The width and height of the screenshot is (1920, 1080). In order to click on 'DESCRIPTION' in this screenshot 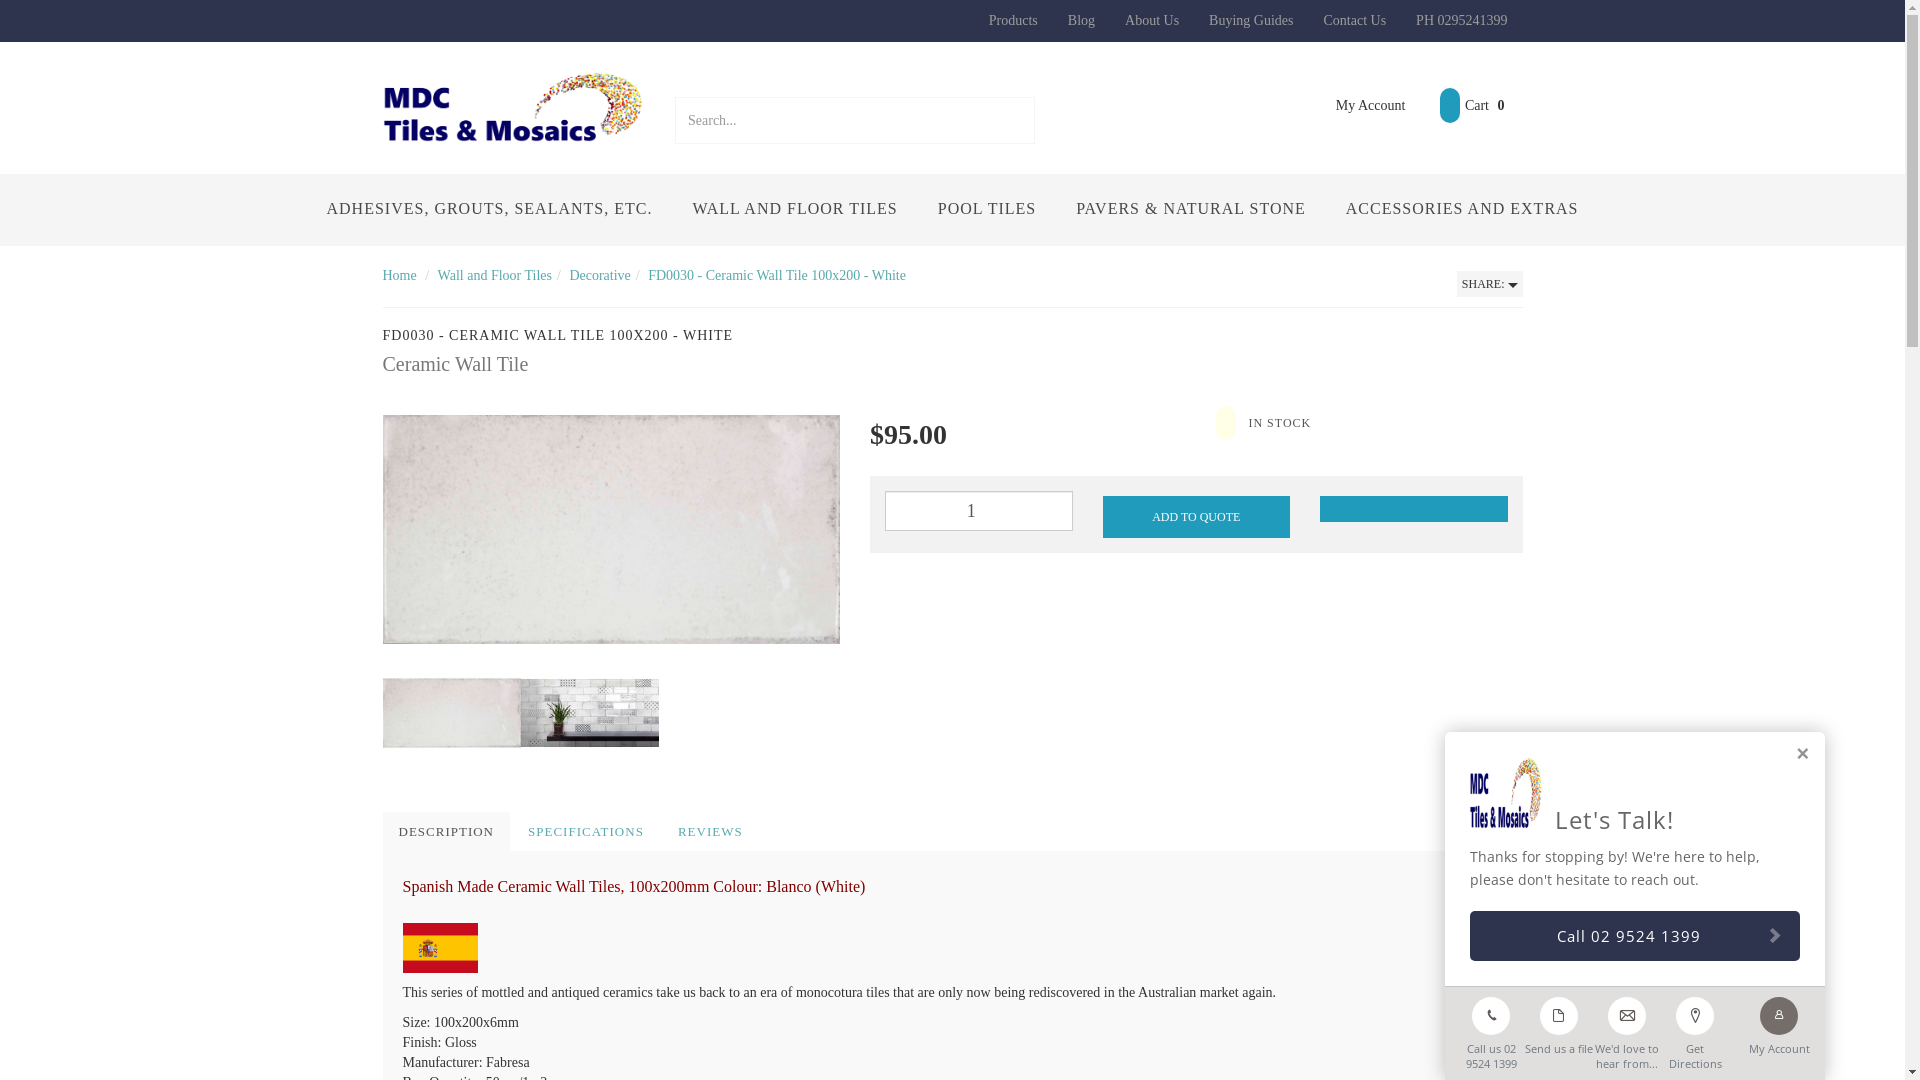, I will do `click(445, 832)`.